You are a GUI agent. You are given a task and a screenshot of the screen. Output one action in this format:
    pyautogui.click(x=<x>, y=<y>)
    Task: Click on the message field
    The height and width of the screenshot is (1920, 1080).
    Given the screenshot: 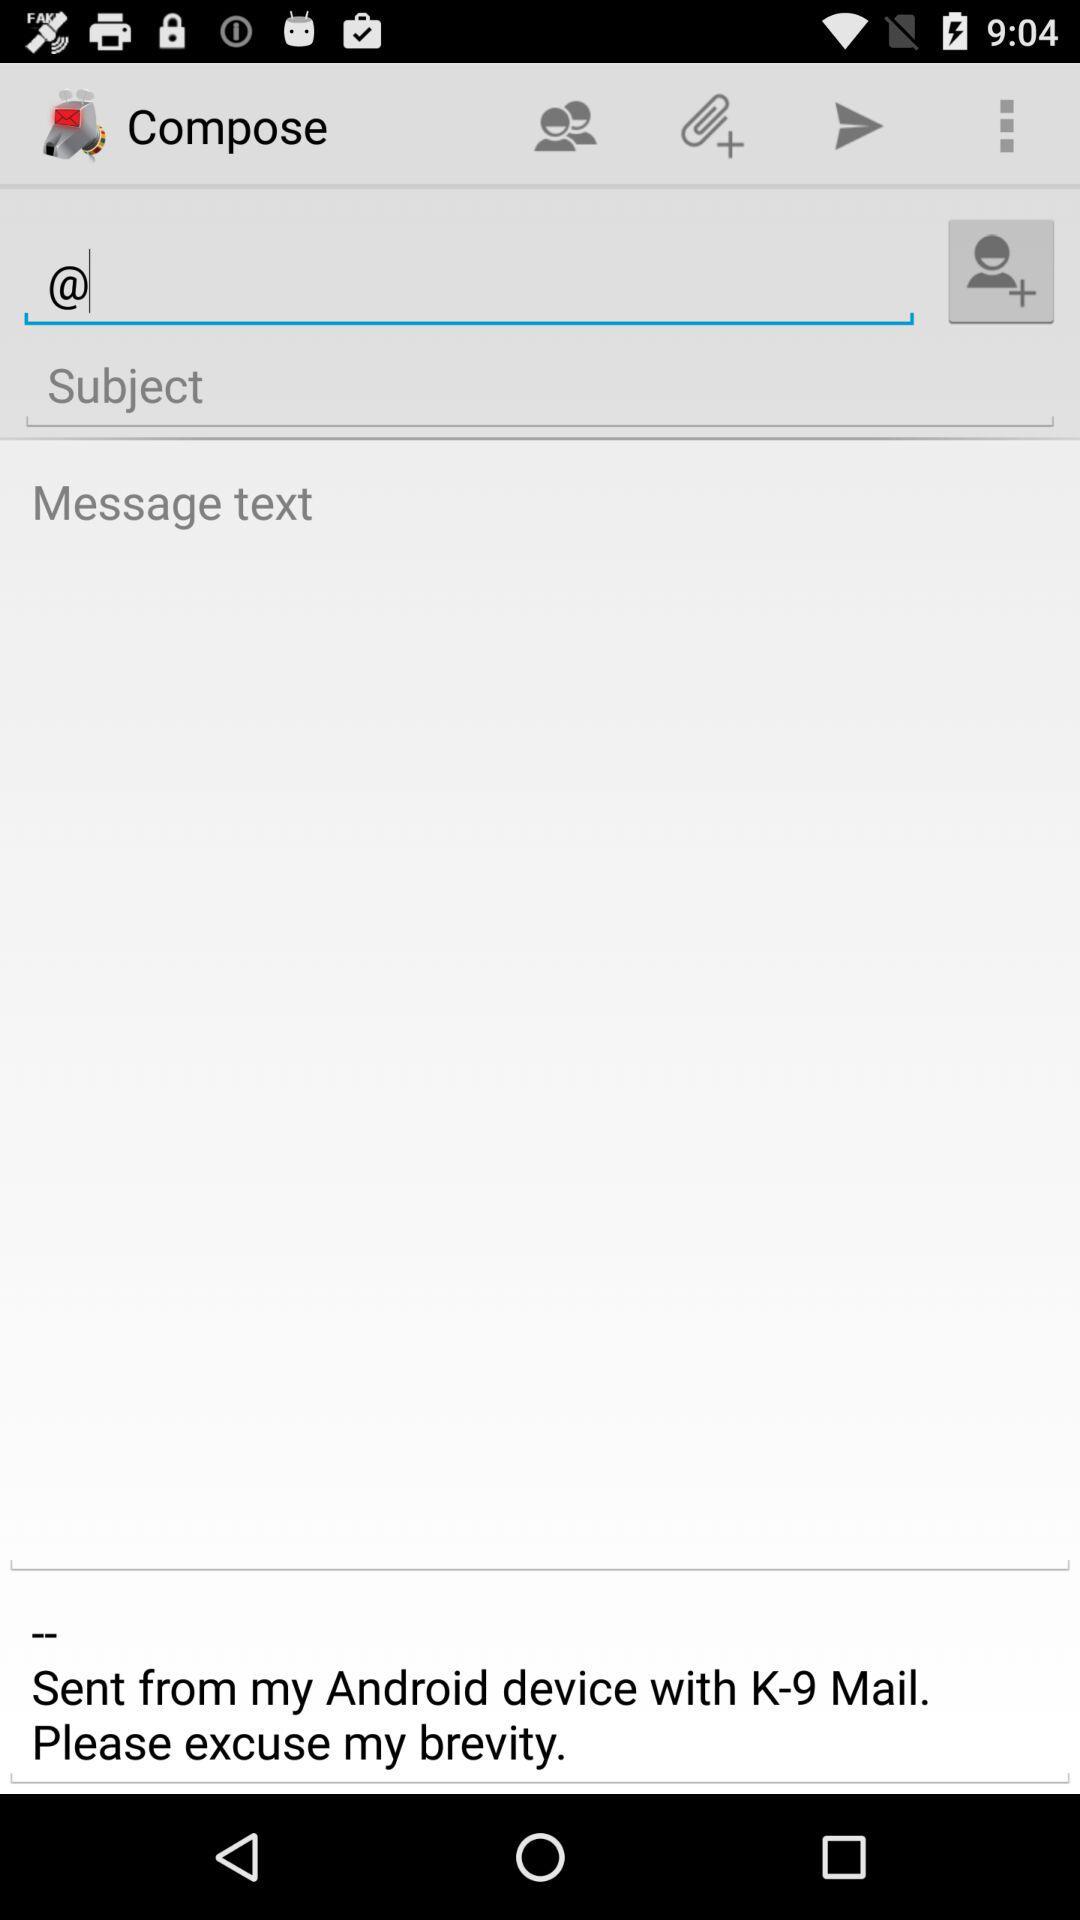 What is the action you would take?
    pyautogui.click(x=540, y=1015)
    